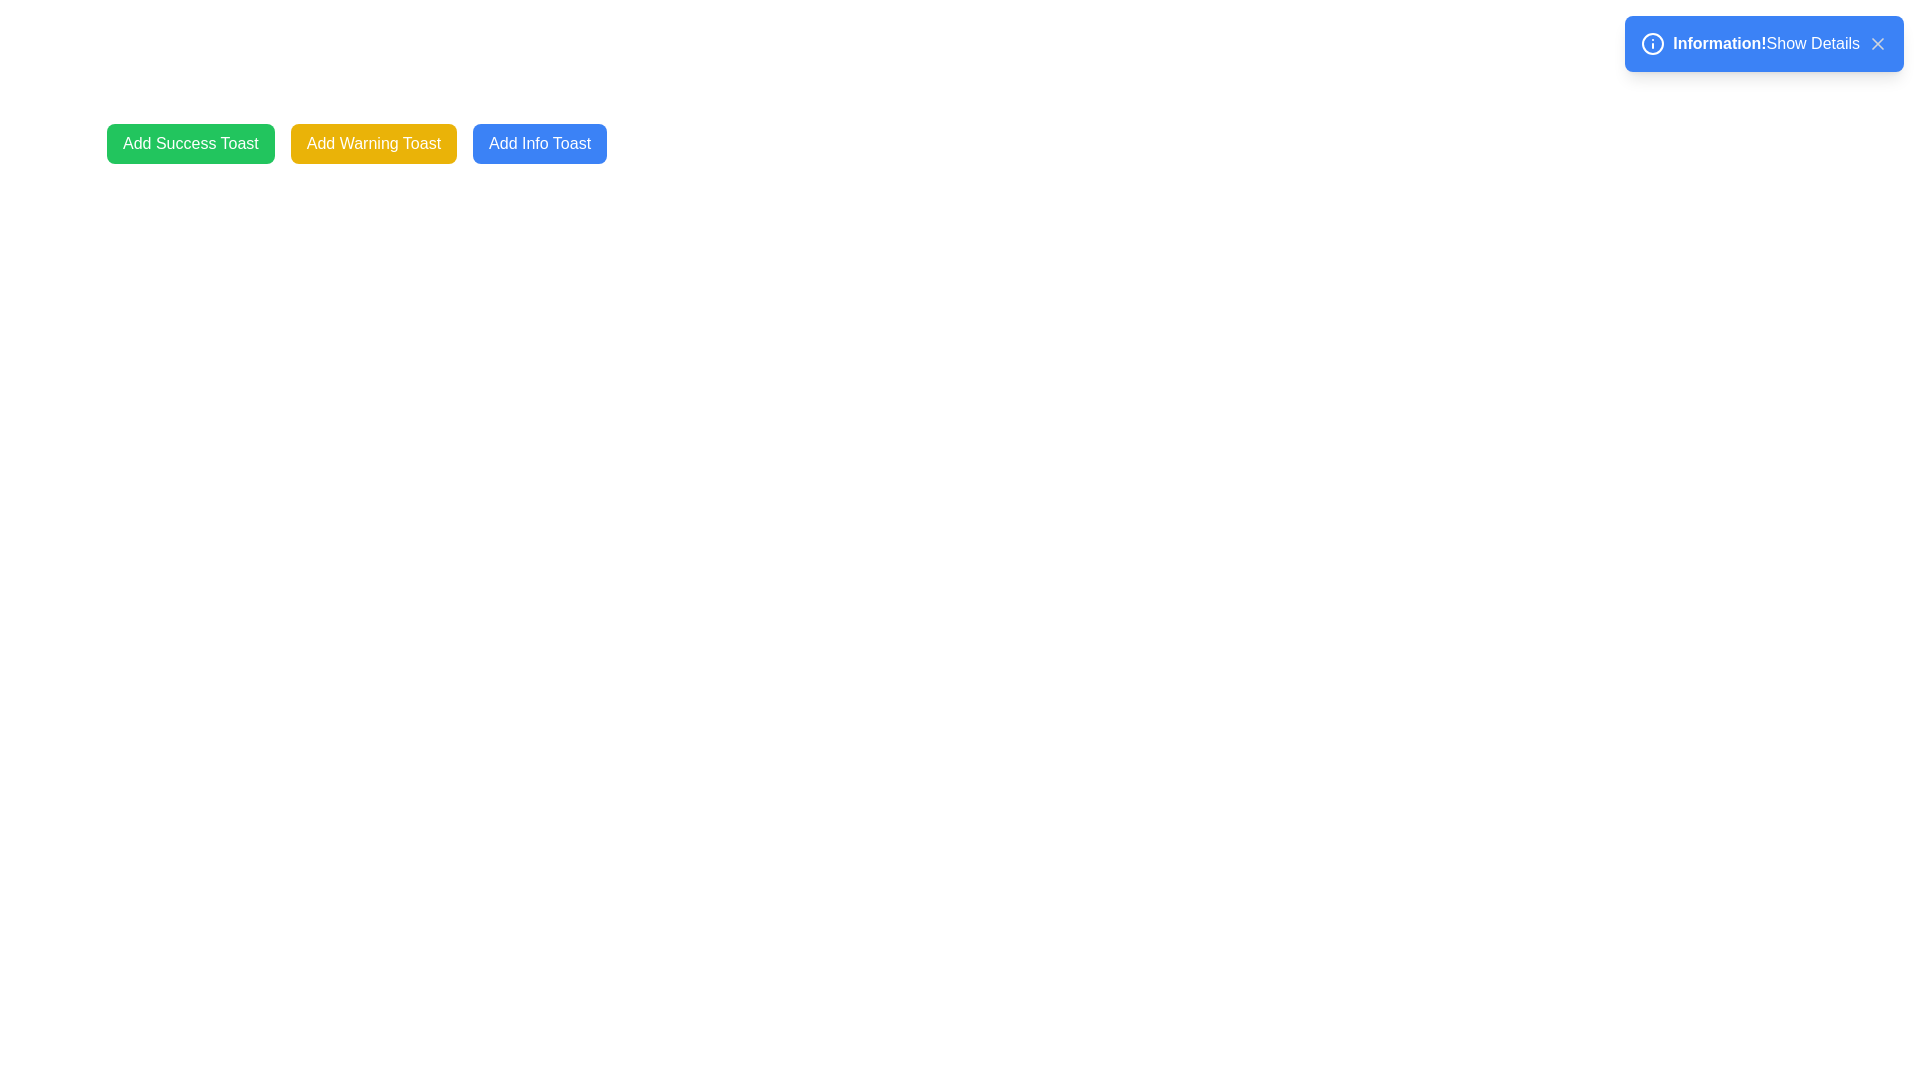 This screenshot has height=1080, width=1920. Describe the element at coordinates (1703, 43) in the screenshot. I see `the text label with an icon located in the top right corner of the layout` at that location.